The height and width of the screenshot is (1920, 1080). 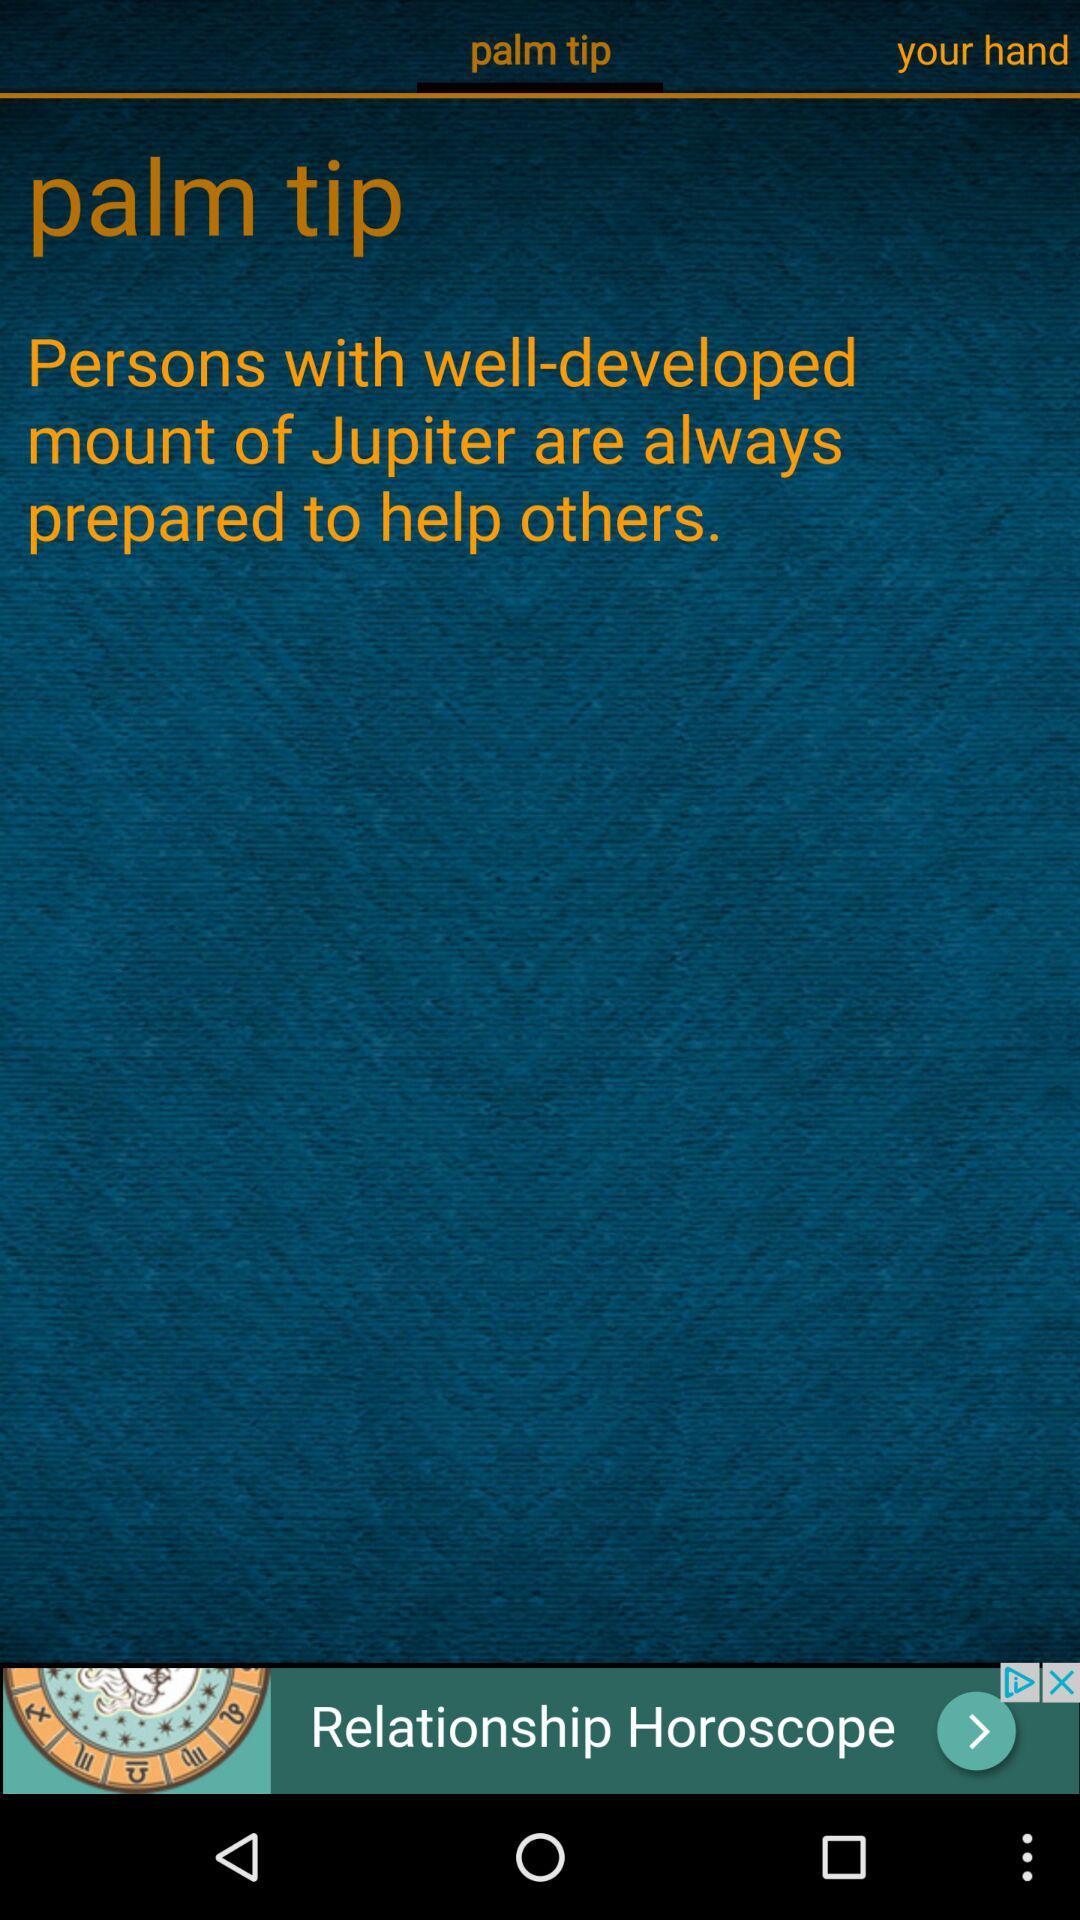 I want to click on the advertisement page, so click(x=540, y=1727).